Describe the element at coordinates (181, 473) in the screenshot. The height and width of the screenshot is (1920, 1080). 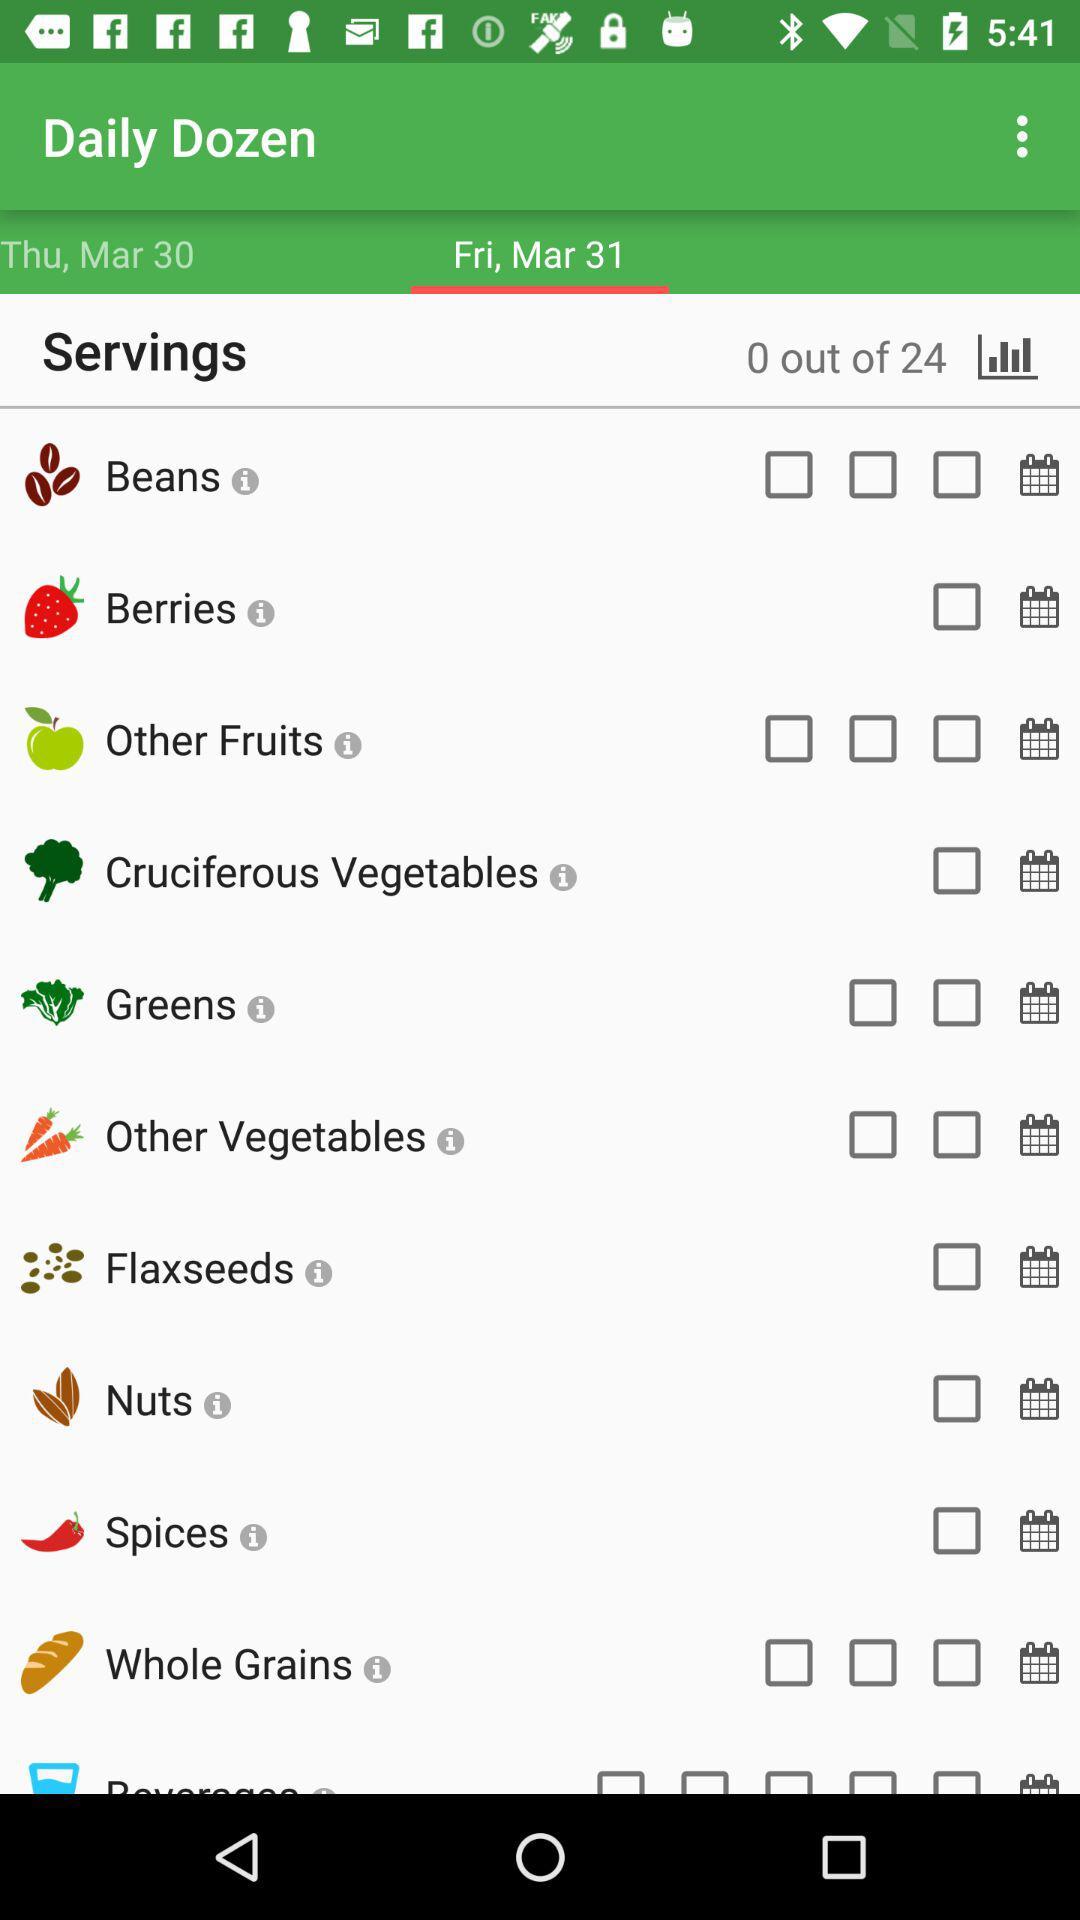
I see `item to the left of 0 out of item` at that location.